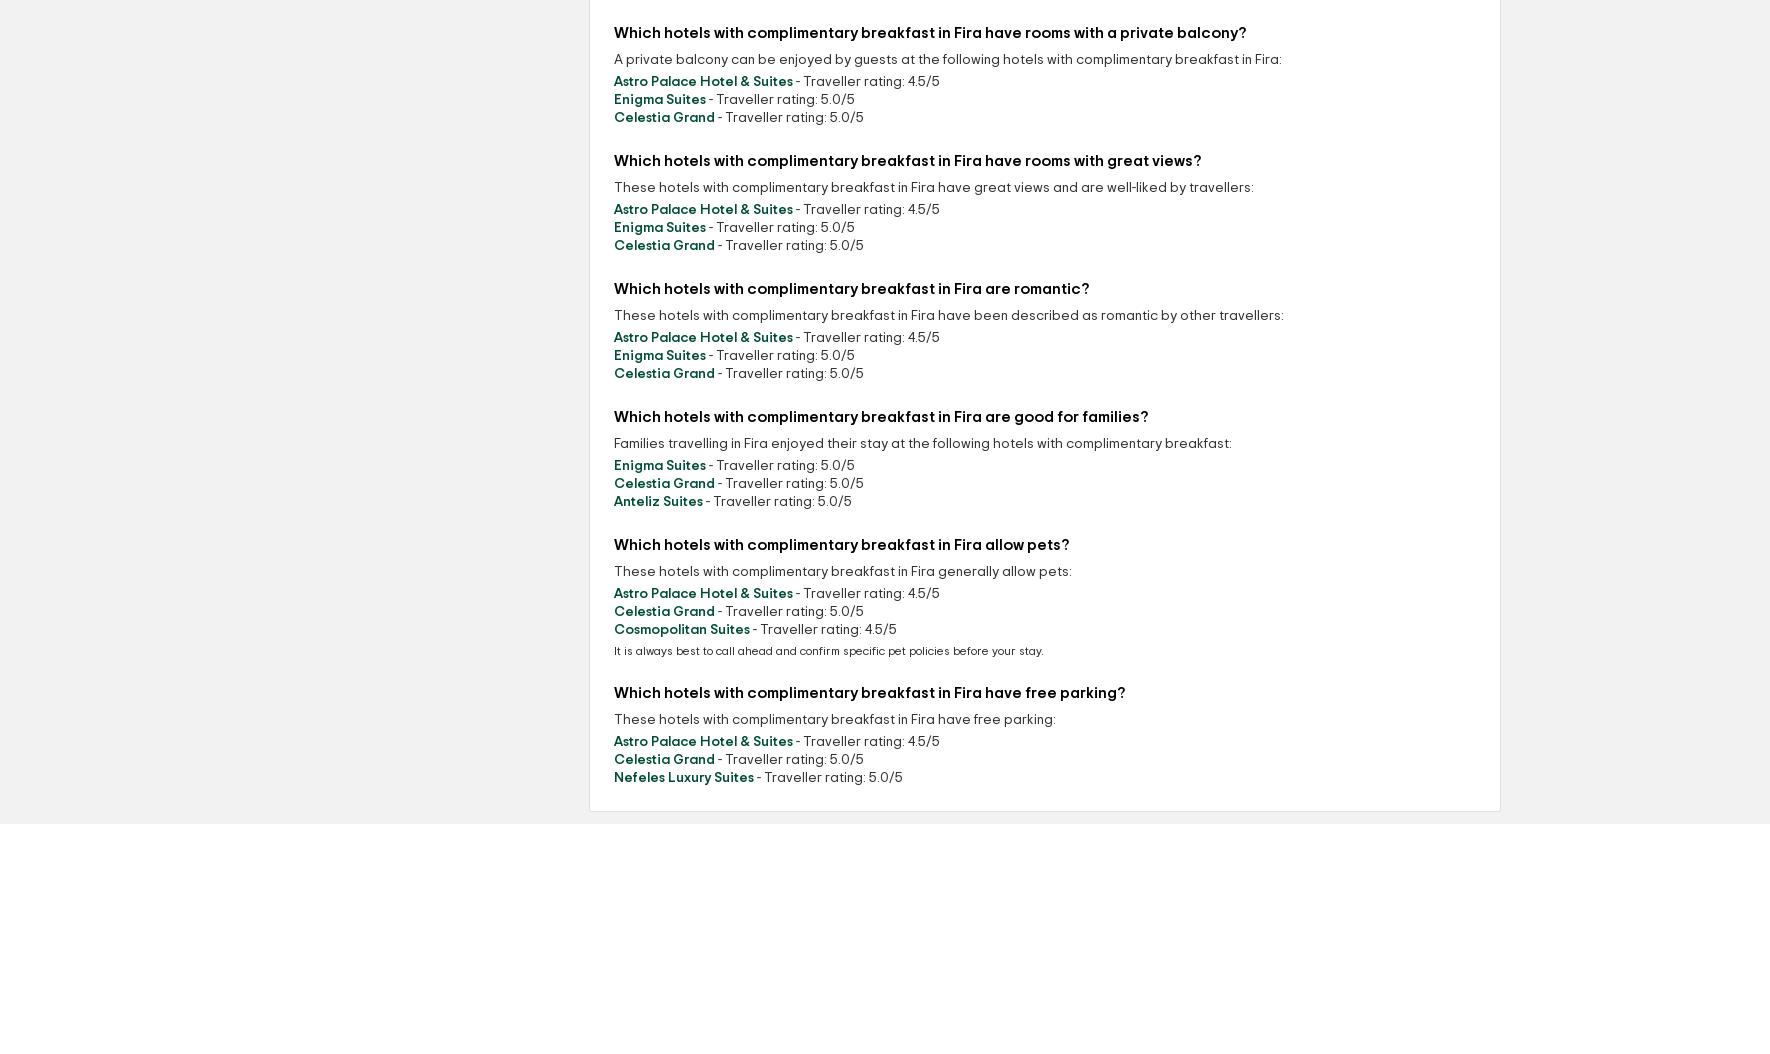  Describe the element at coordinates (835, 718) in the screenshot. I see `'These hotels with complimentary breakfast in Fira have free parking:'` at that location.